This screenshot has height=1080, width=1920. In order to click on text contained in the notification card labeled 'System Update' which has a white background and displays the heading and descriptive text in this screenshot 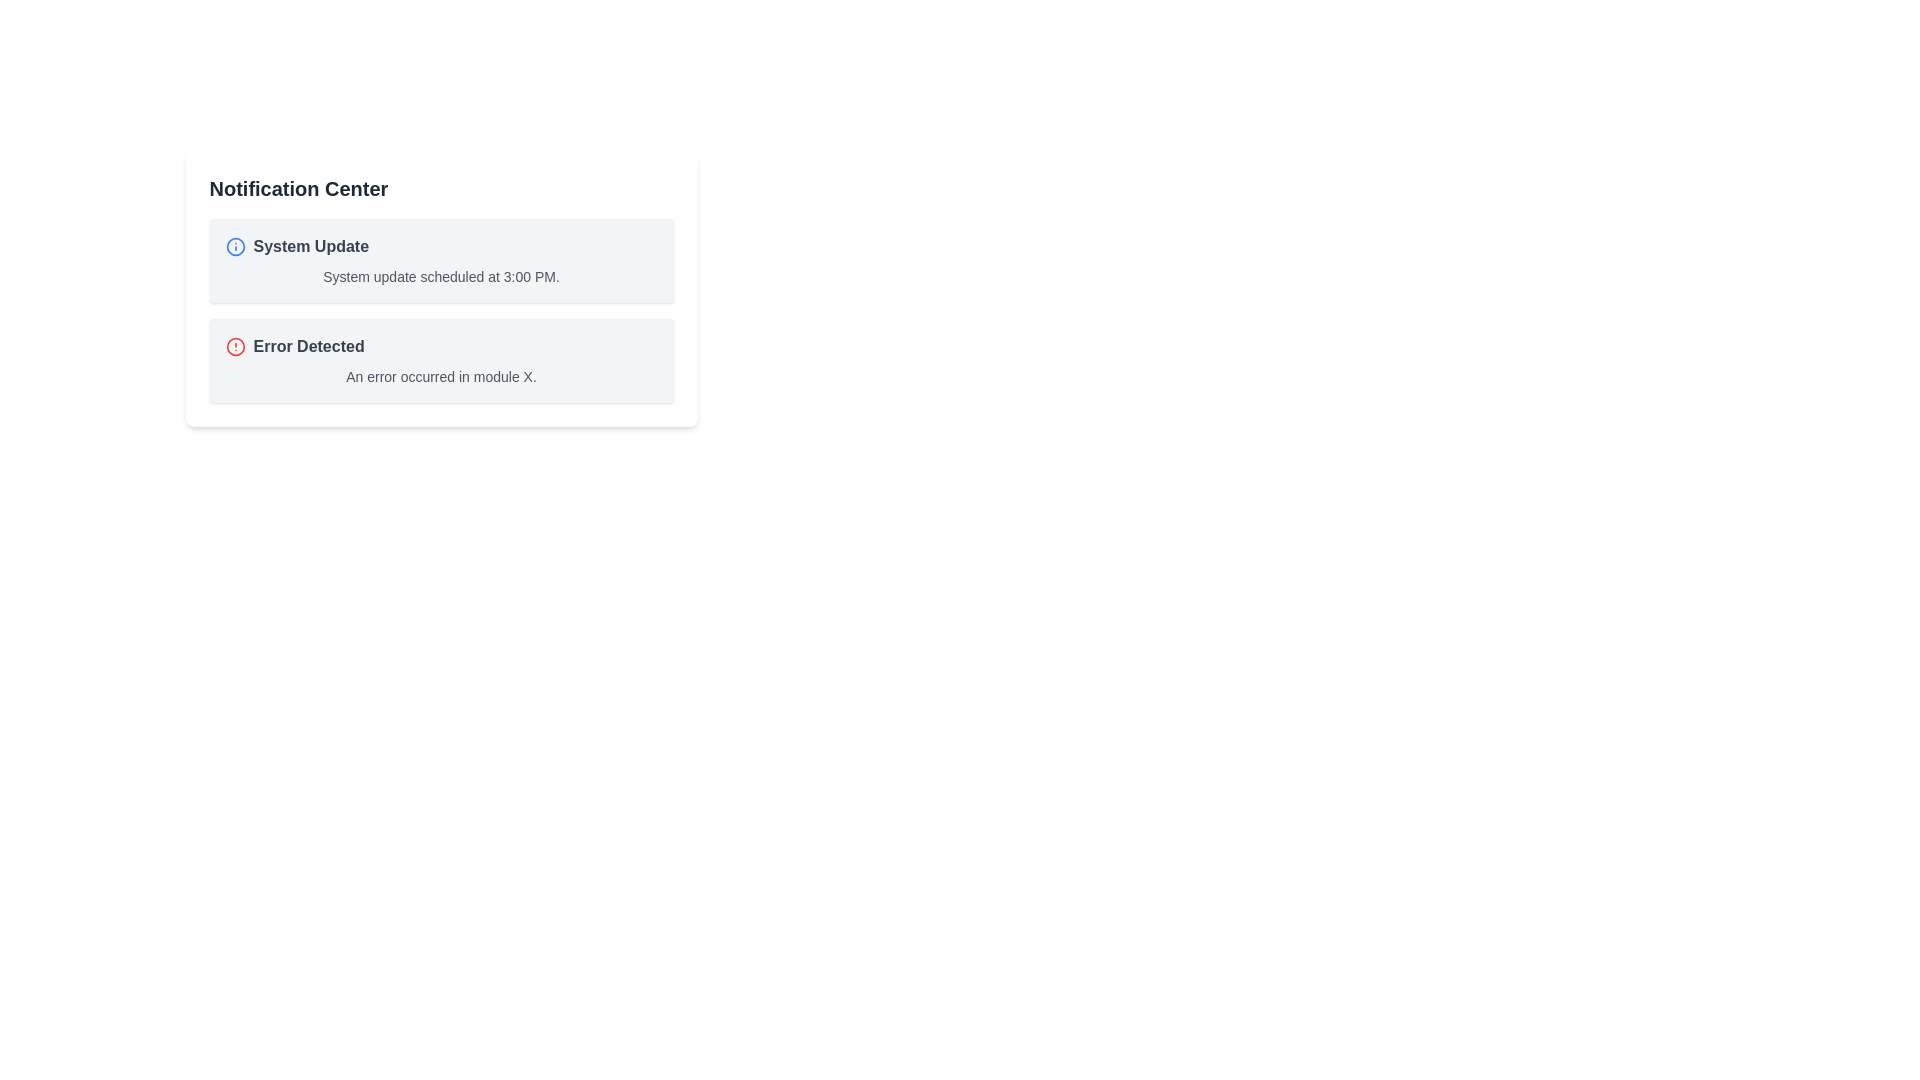, I will do `click(440, 289)`.